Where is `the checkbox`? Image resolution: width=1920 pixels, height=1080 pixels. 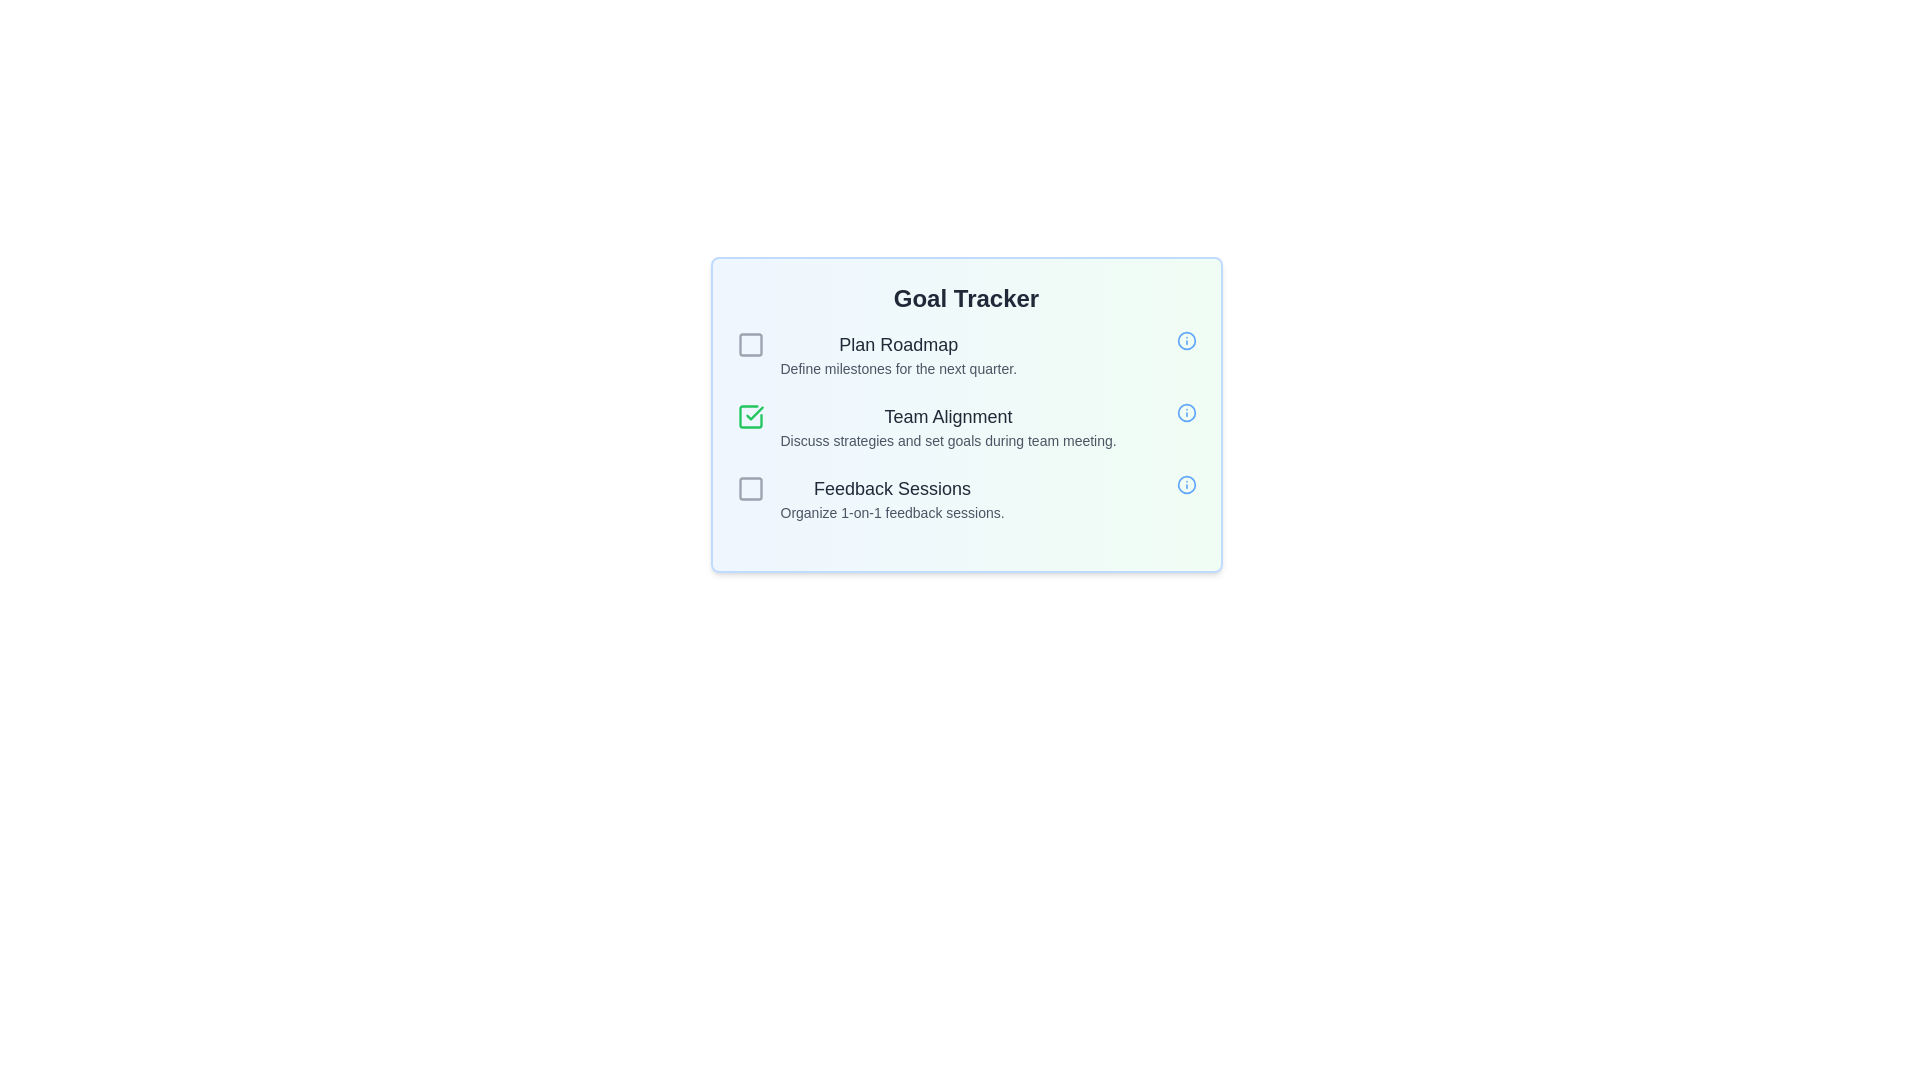 the checkbox is located at coordinates (749, 489).